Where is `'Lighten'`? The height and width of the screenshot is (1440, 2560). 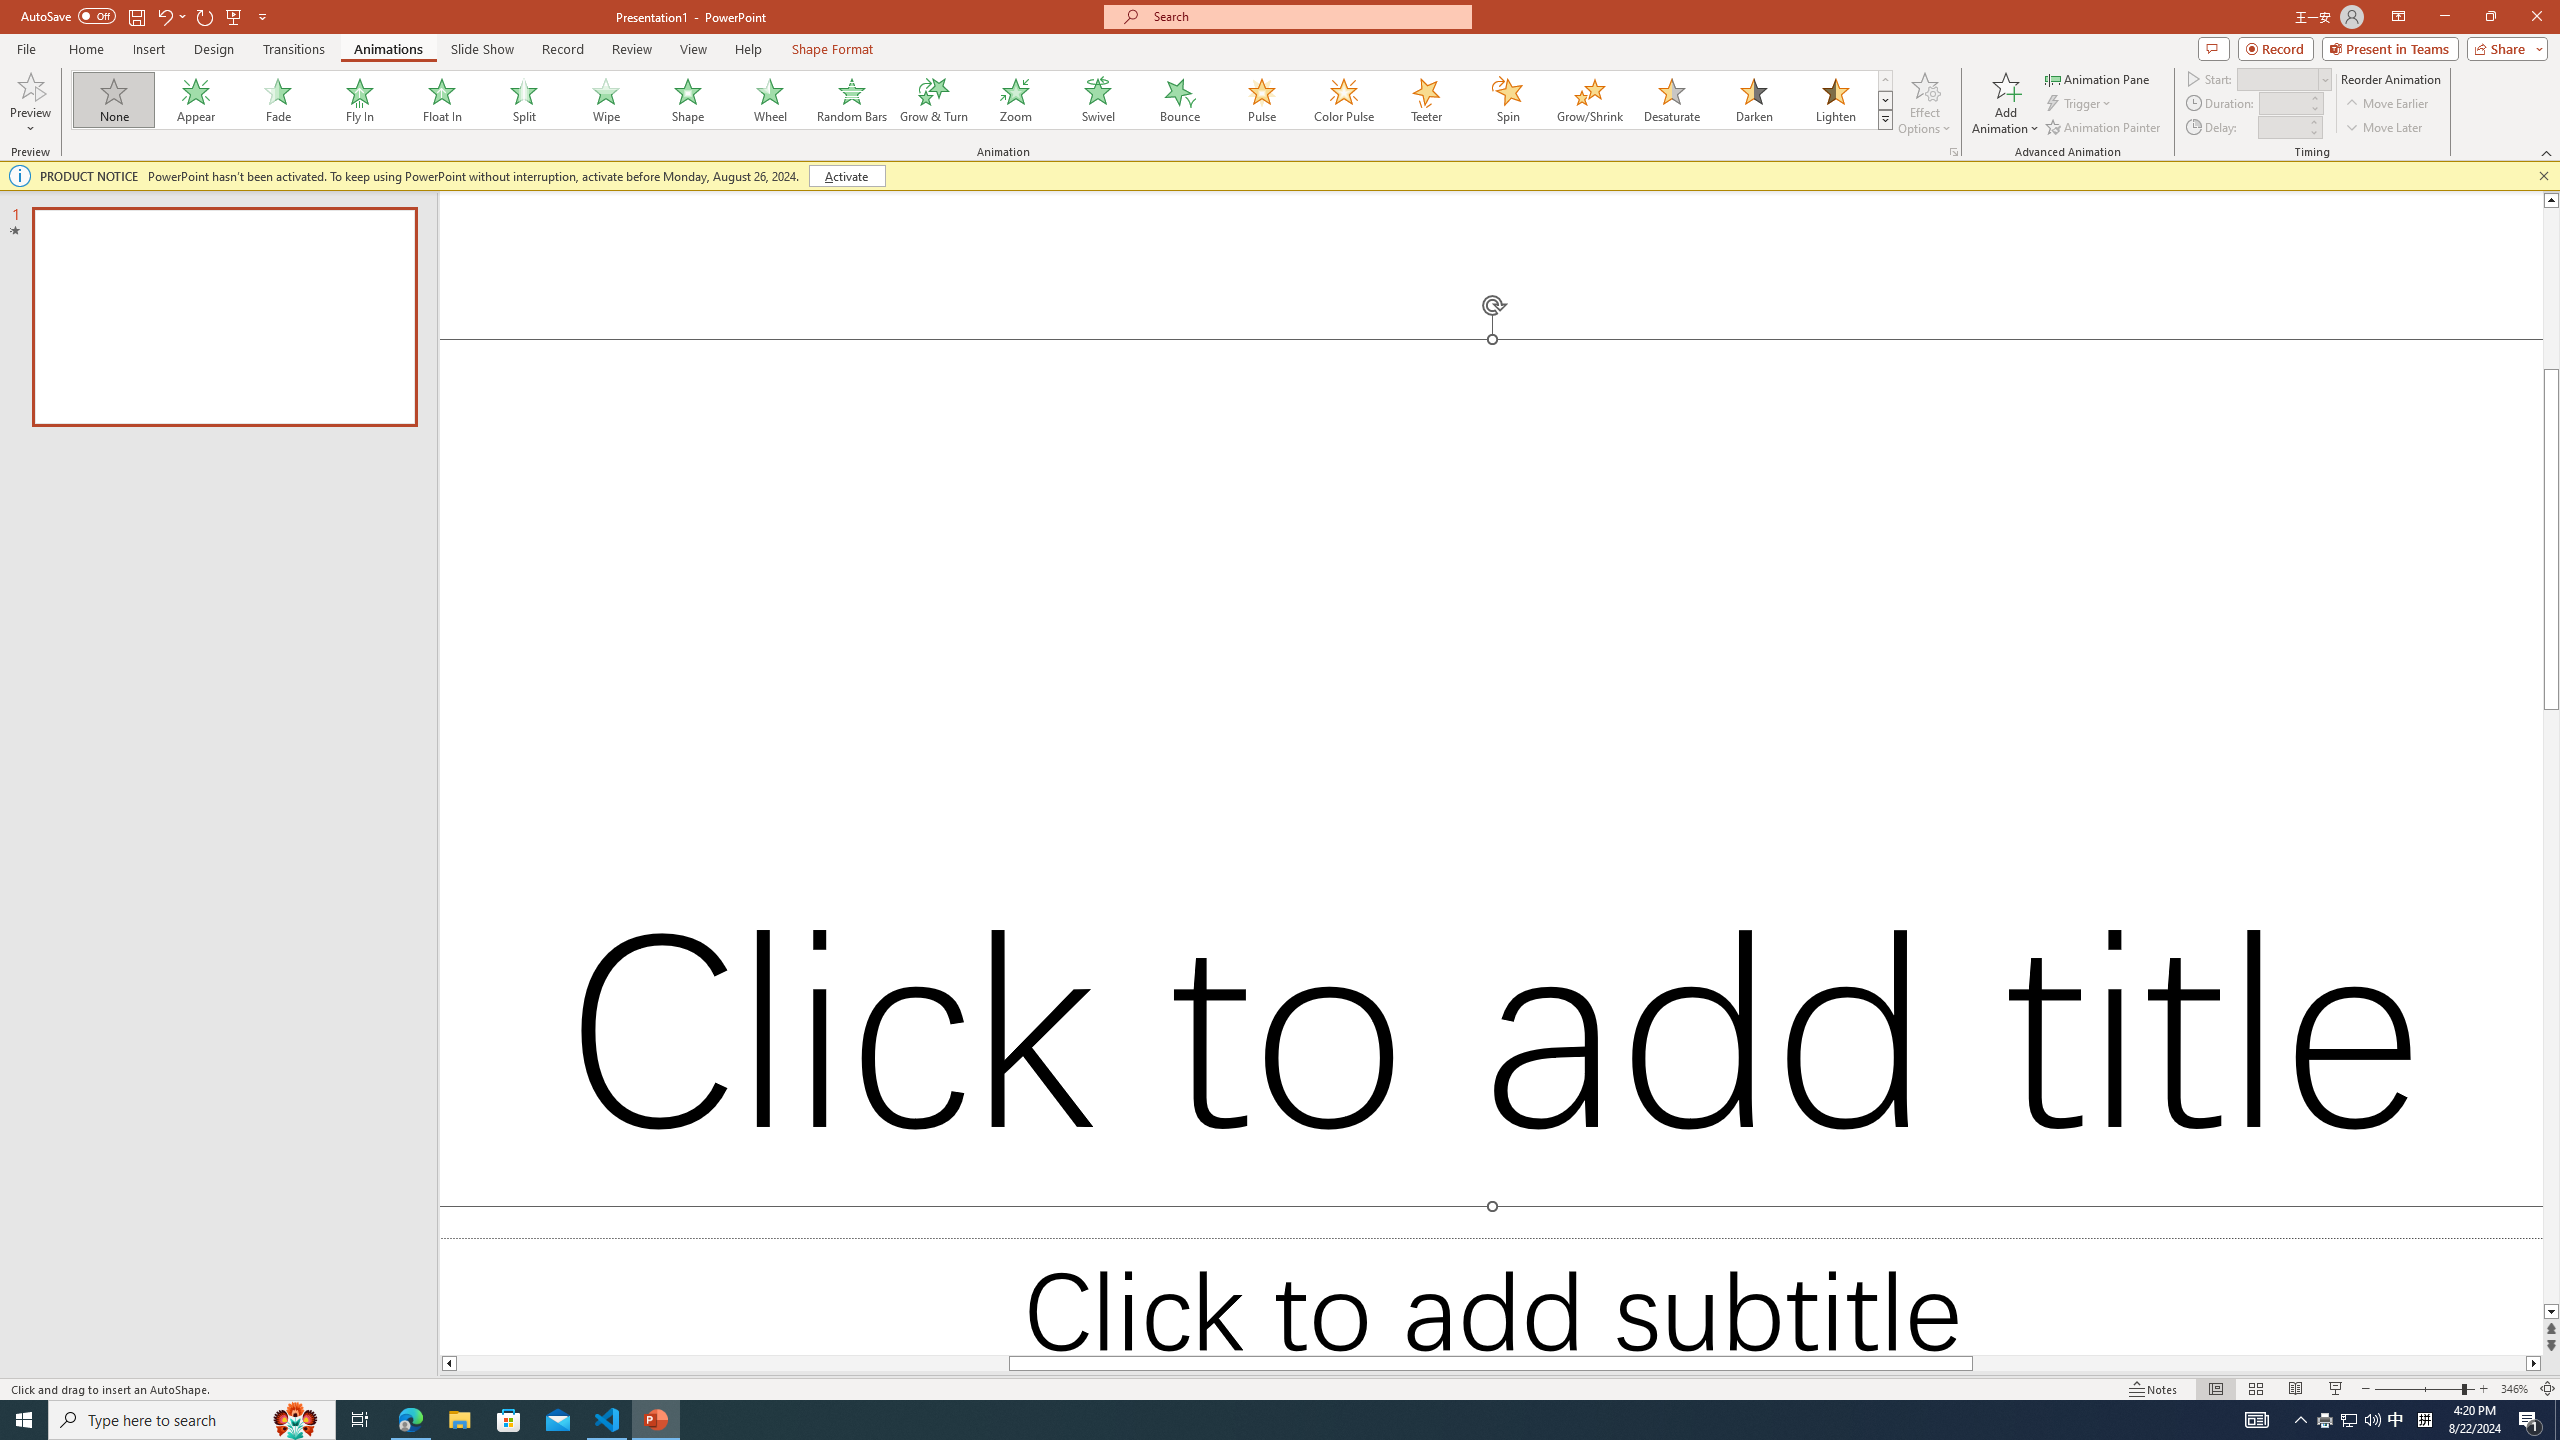 'Lighten' is located at coordinates (1834, 99).